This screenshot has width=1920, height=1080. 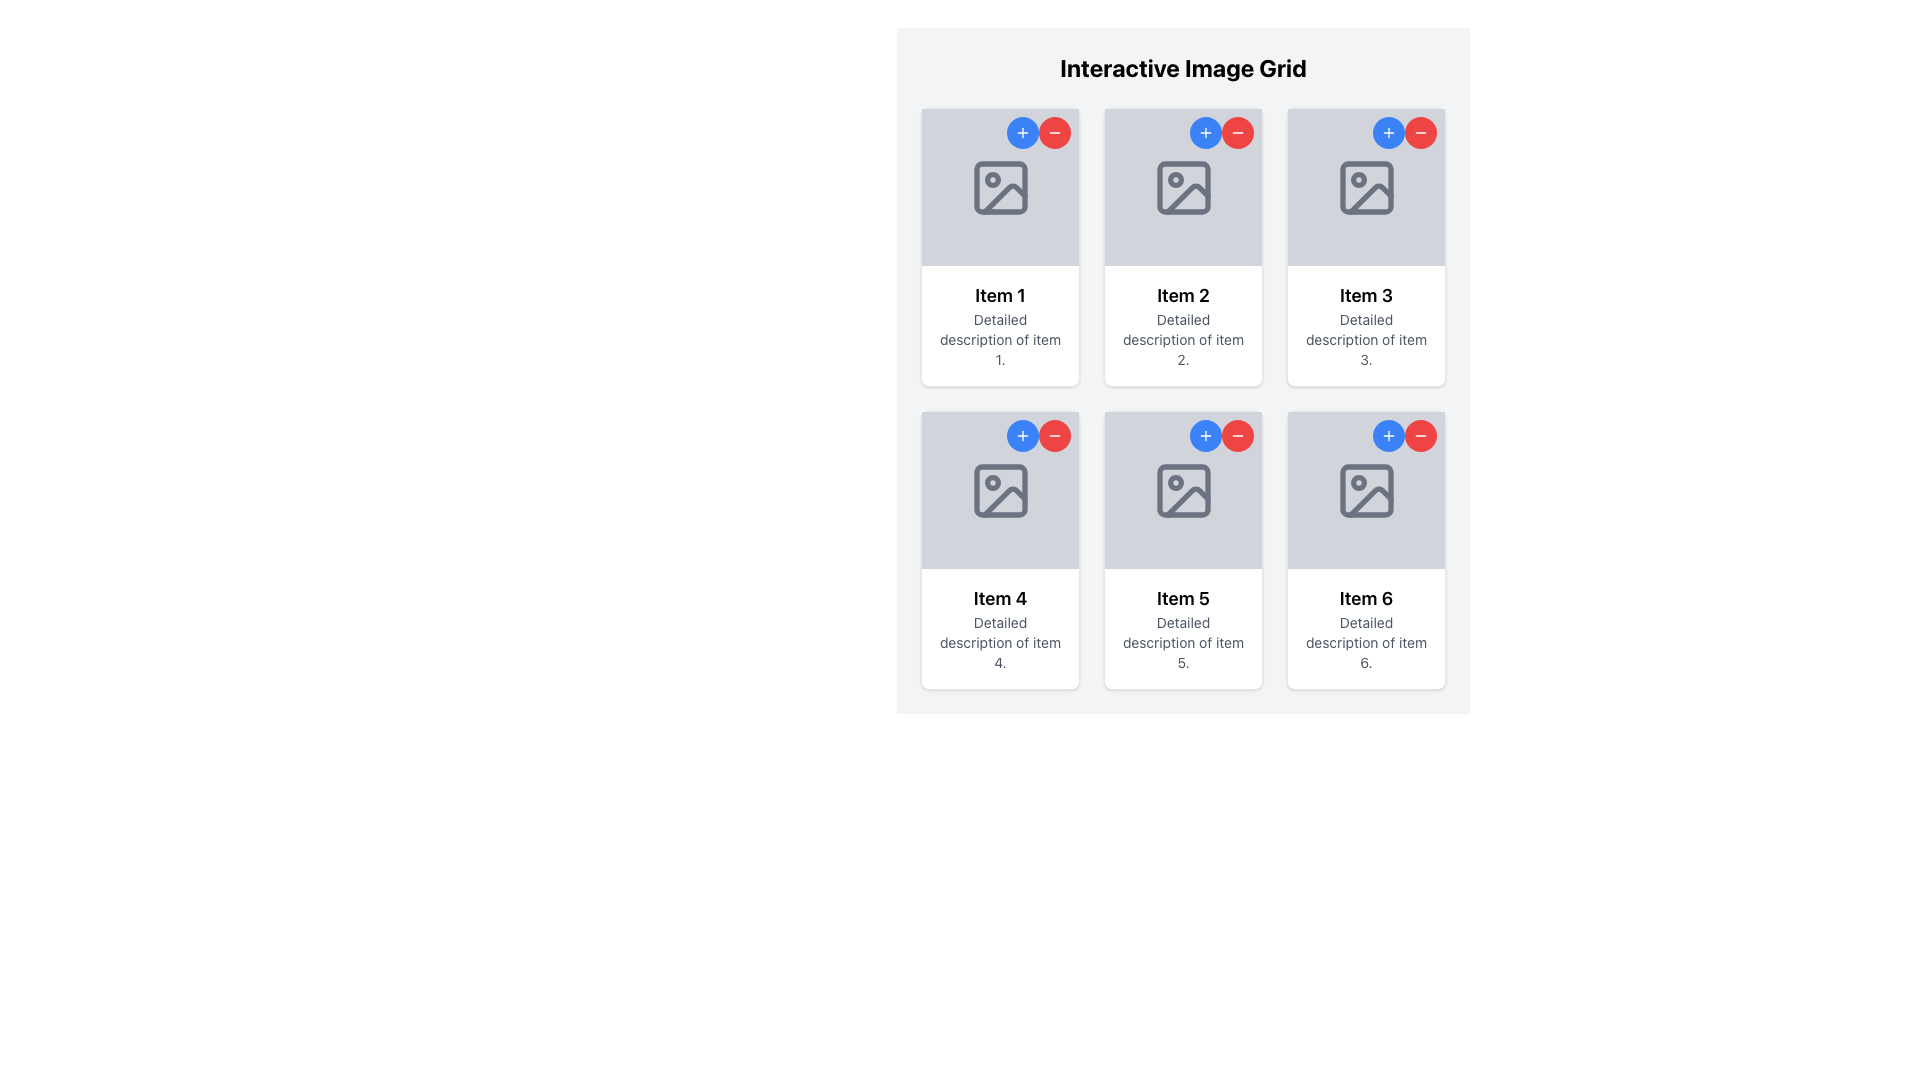 I want to click on the circular blue button with a white plus symbol located in the bottom middle card of the grid layout, so click(x=1022, y=434).